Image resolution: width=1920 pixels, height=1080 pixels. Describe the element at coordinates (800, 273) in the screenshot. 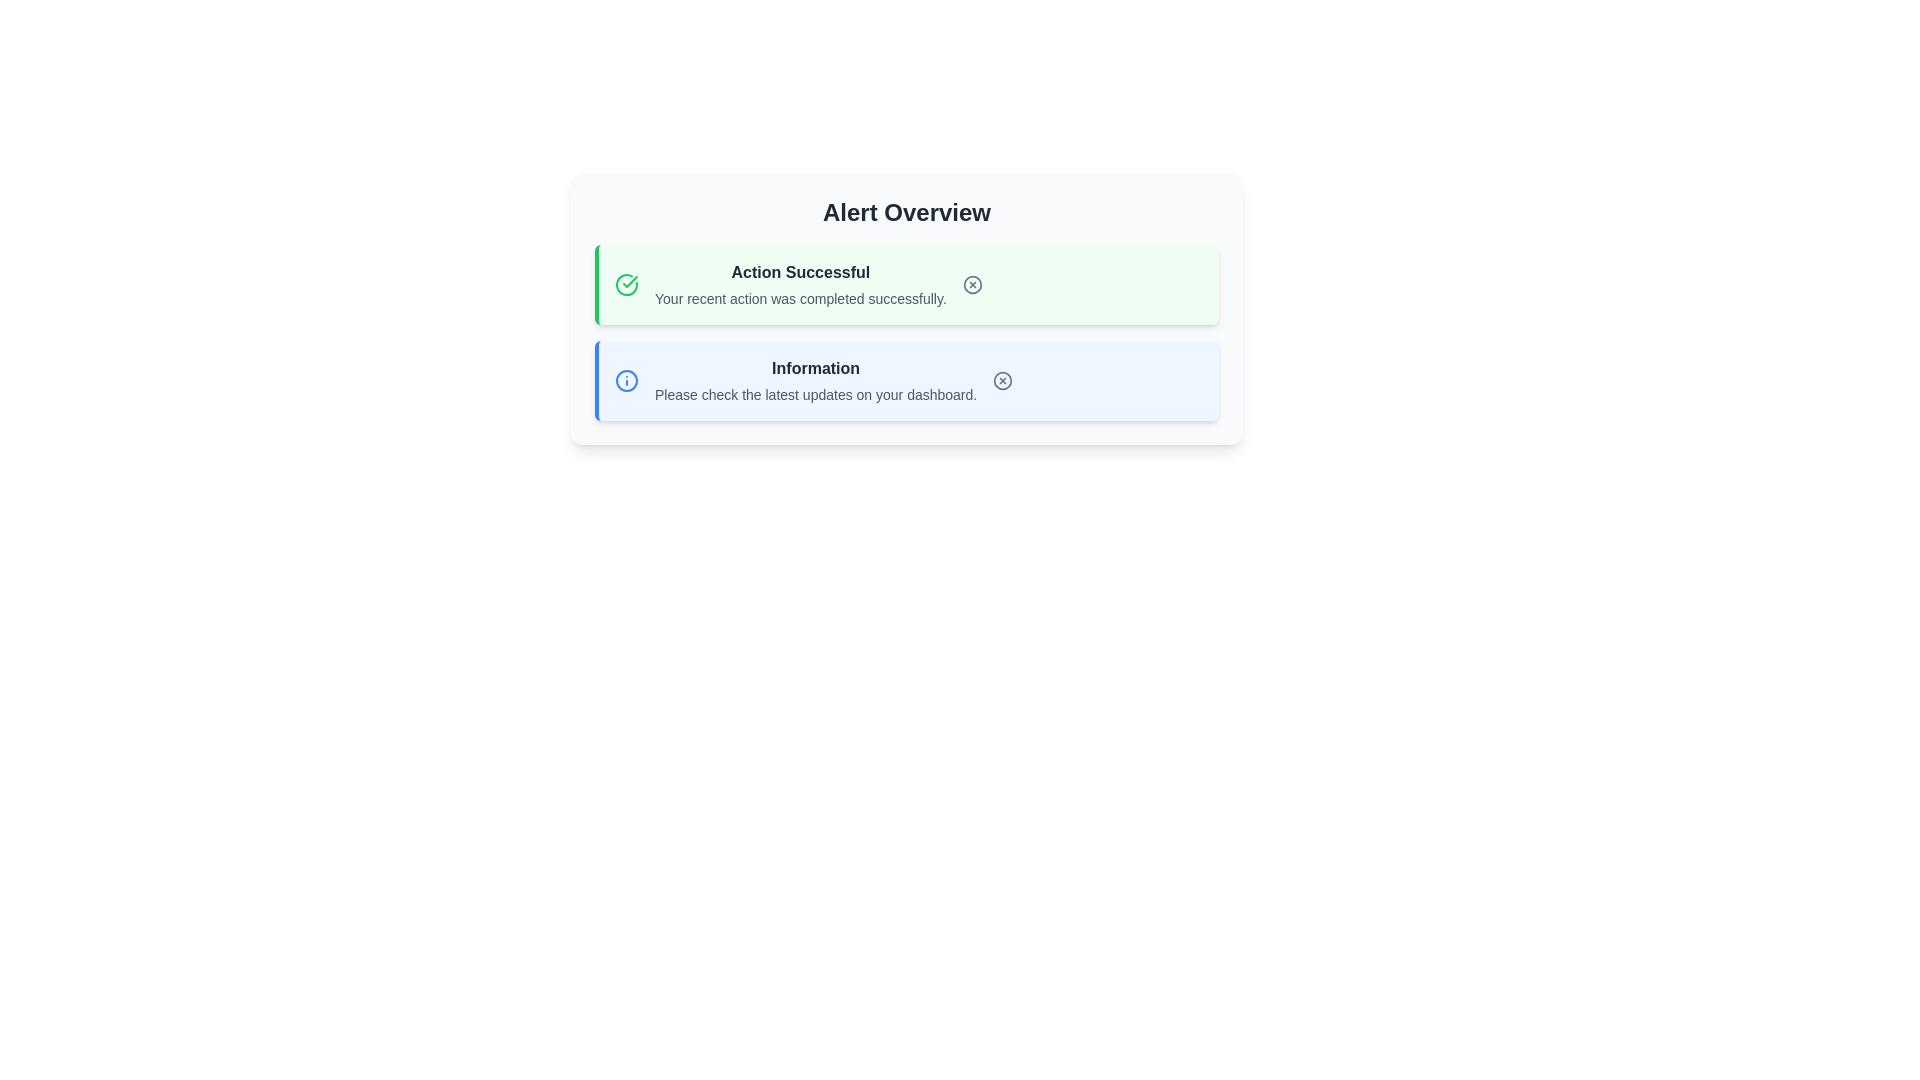

I see `the descriptive text of the alert titled 'Action Successful'` at that location.